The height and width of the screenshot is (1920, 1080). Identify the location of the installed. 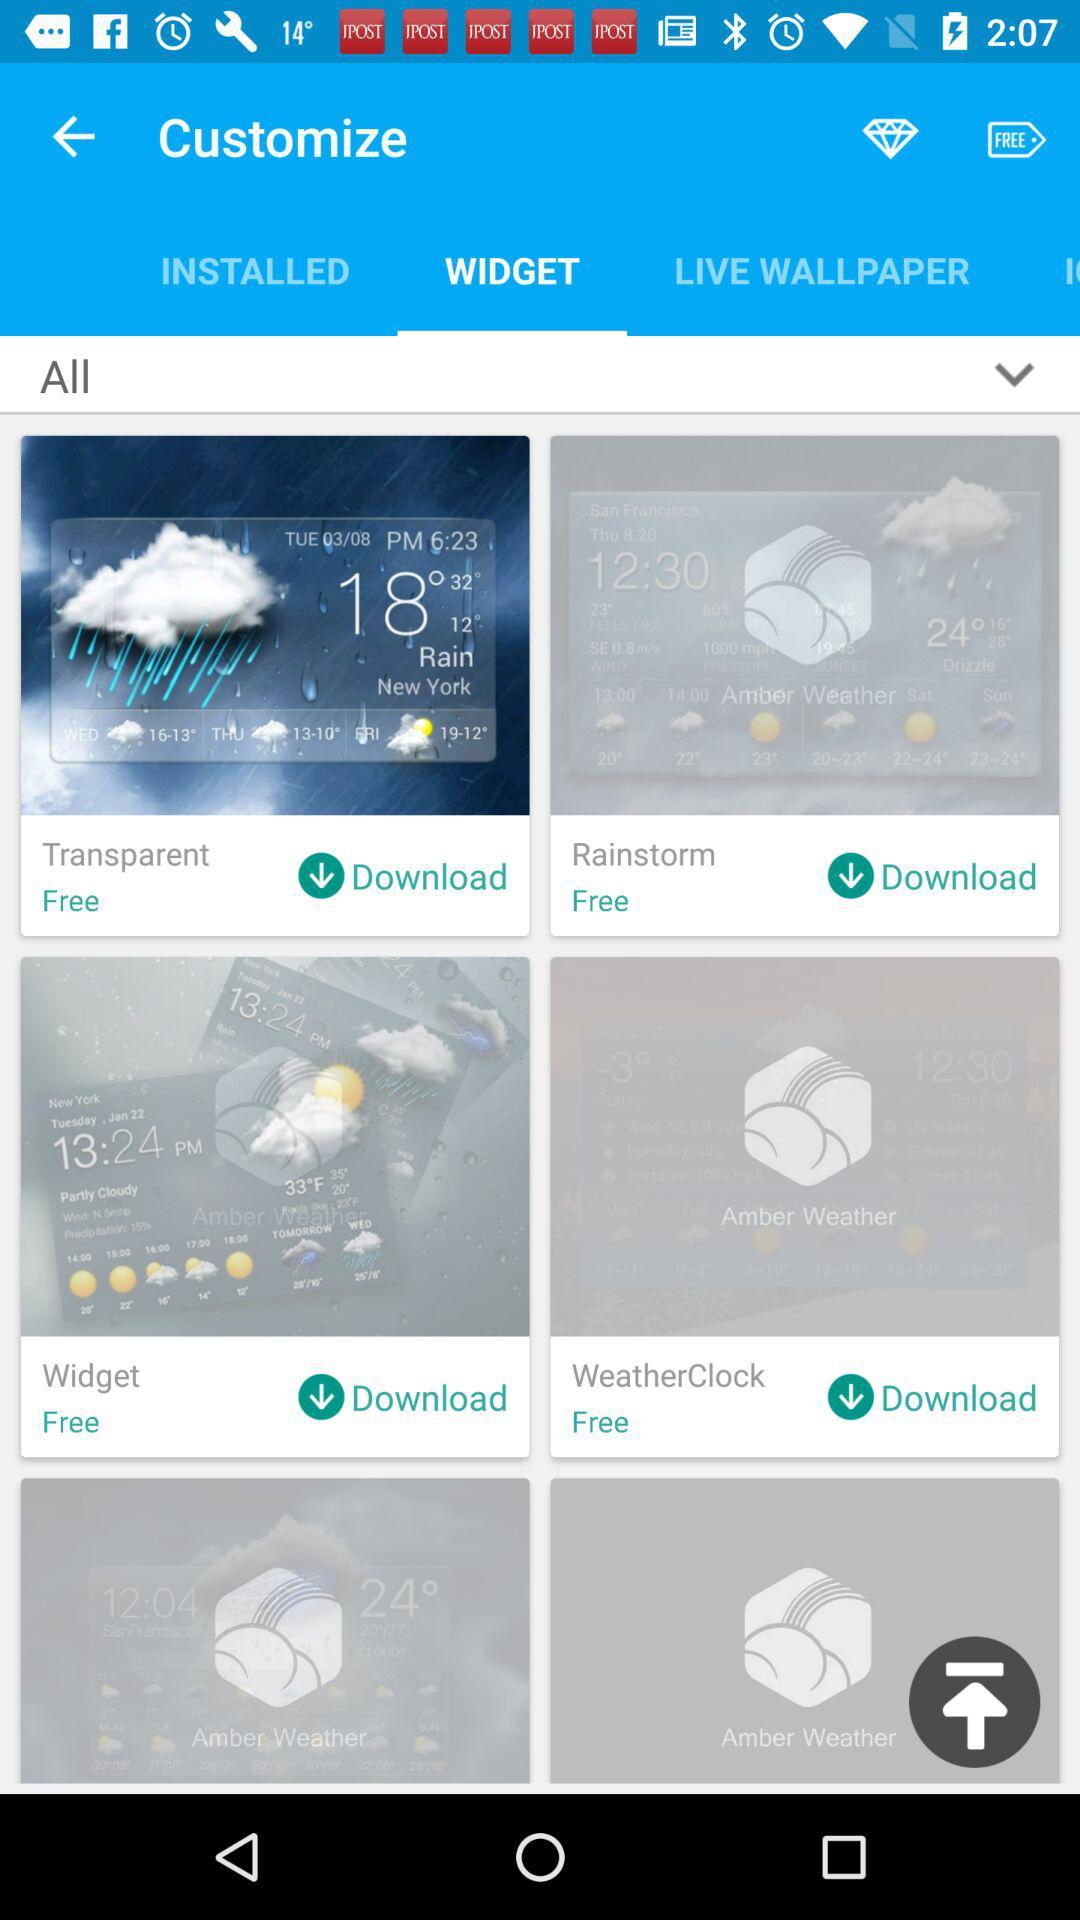
(254, 269).